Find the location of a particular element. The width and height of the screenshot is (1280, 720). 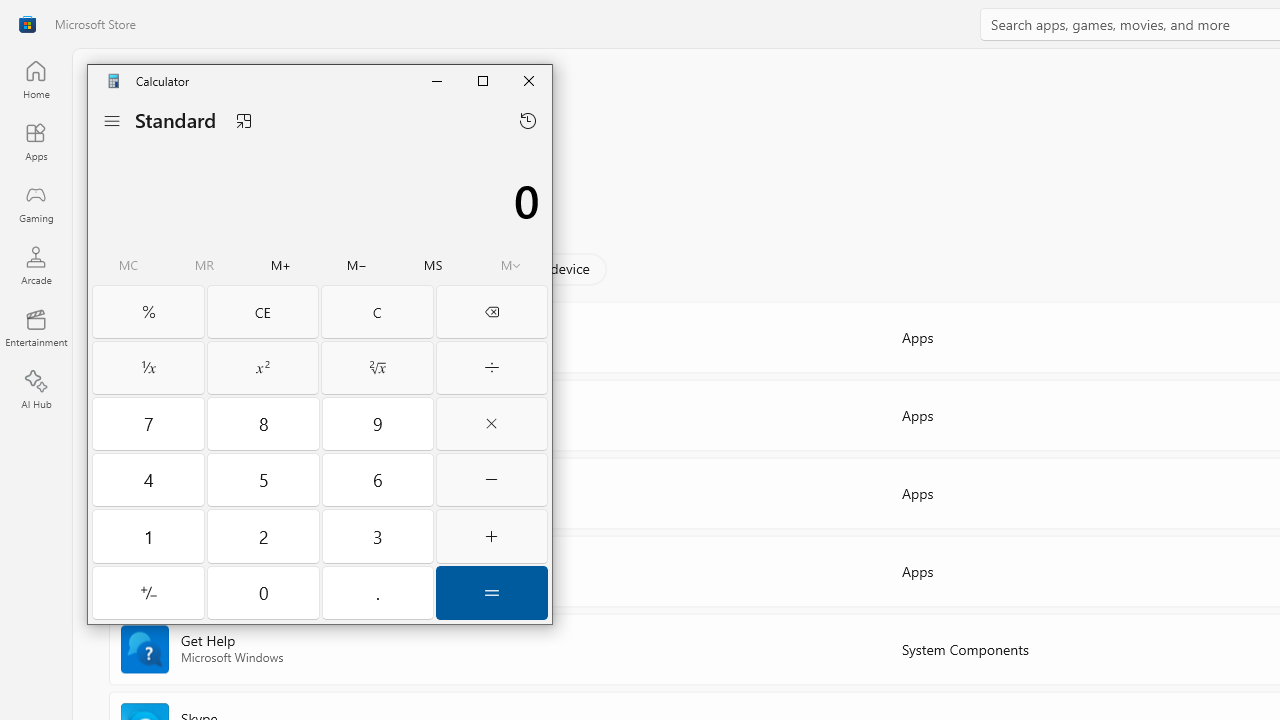

'Arcade' is located at coordinates (35, 264).